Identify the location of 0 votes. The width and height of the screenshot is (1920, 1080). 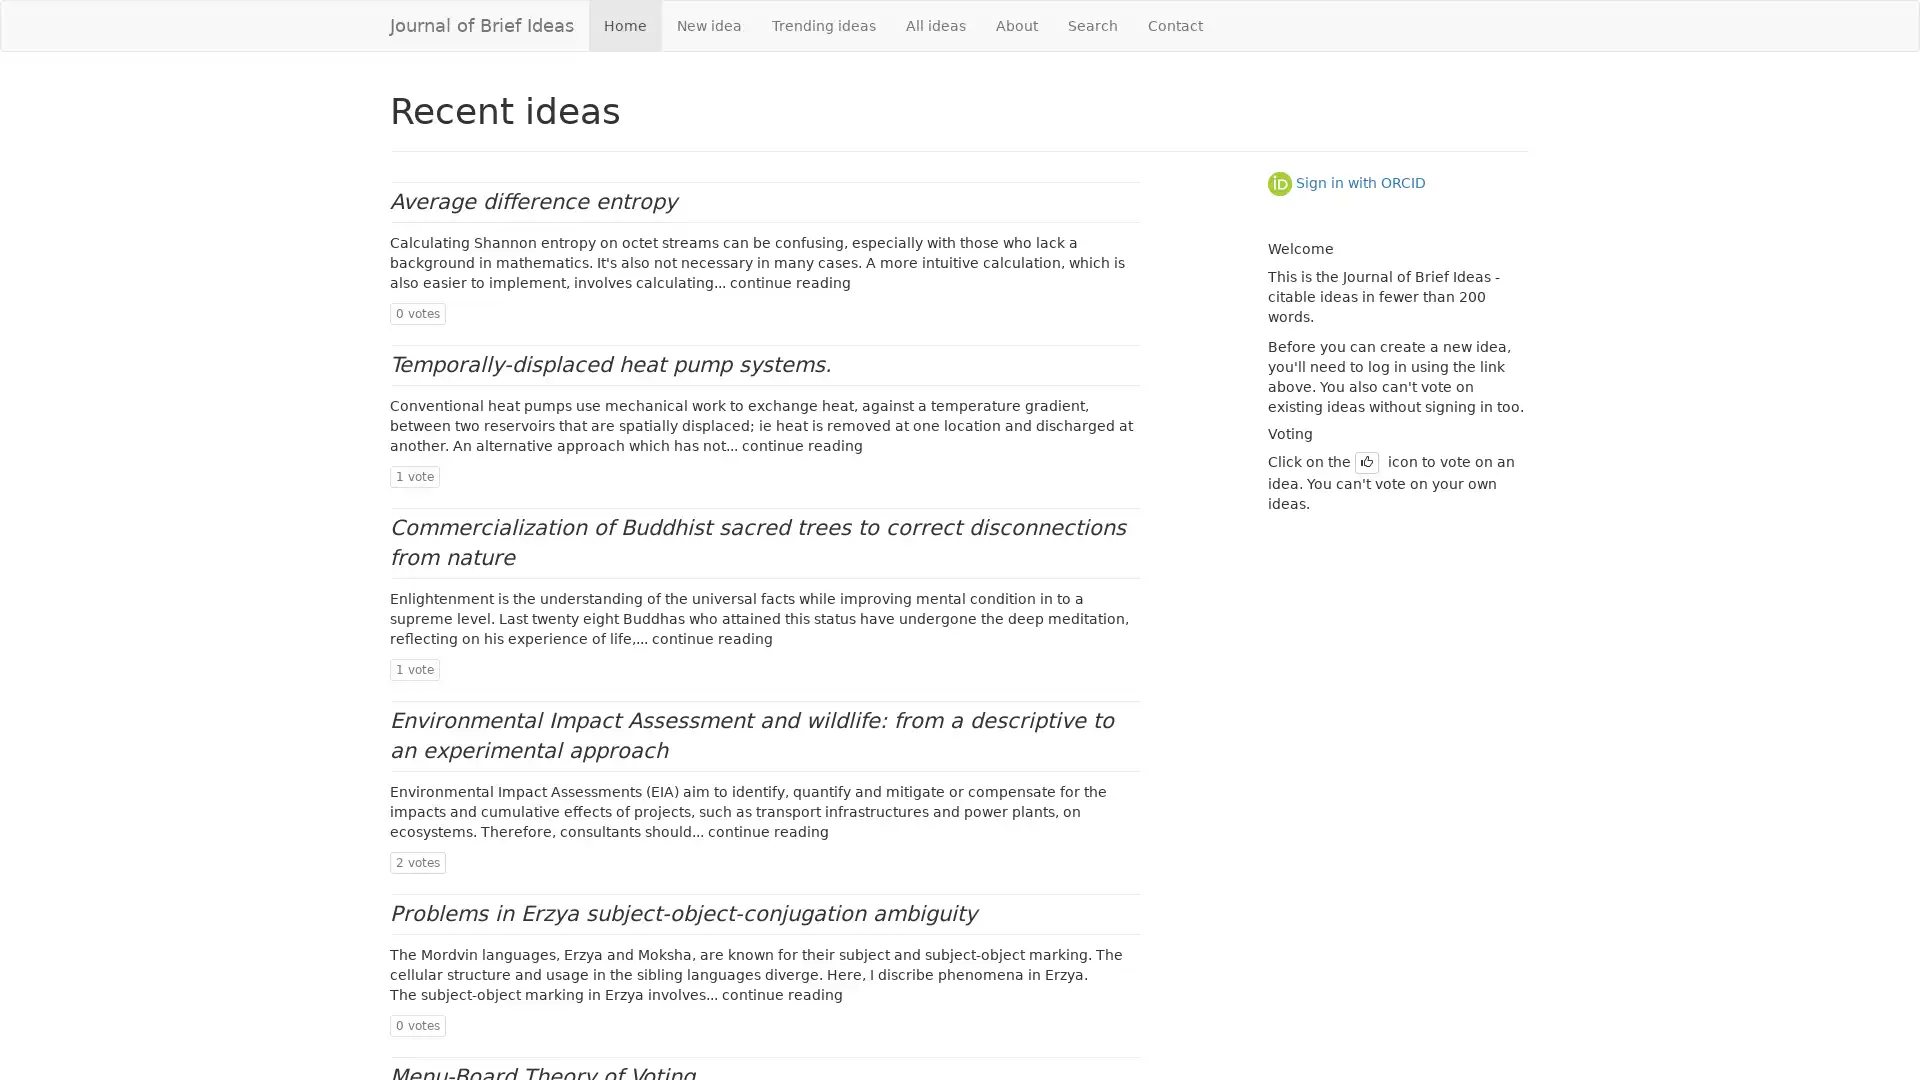
(416, 312).